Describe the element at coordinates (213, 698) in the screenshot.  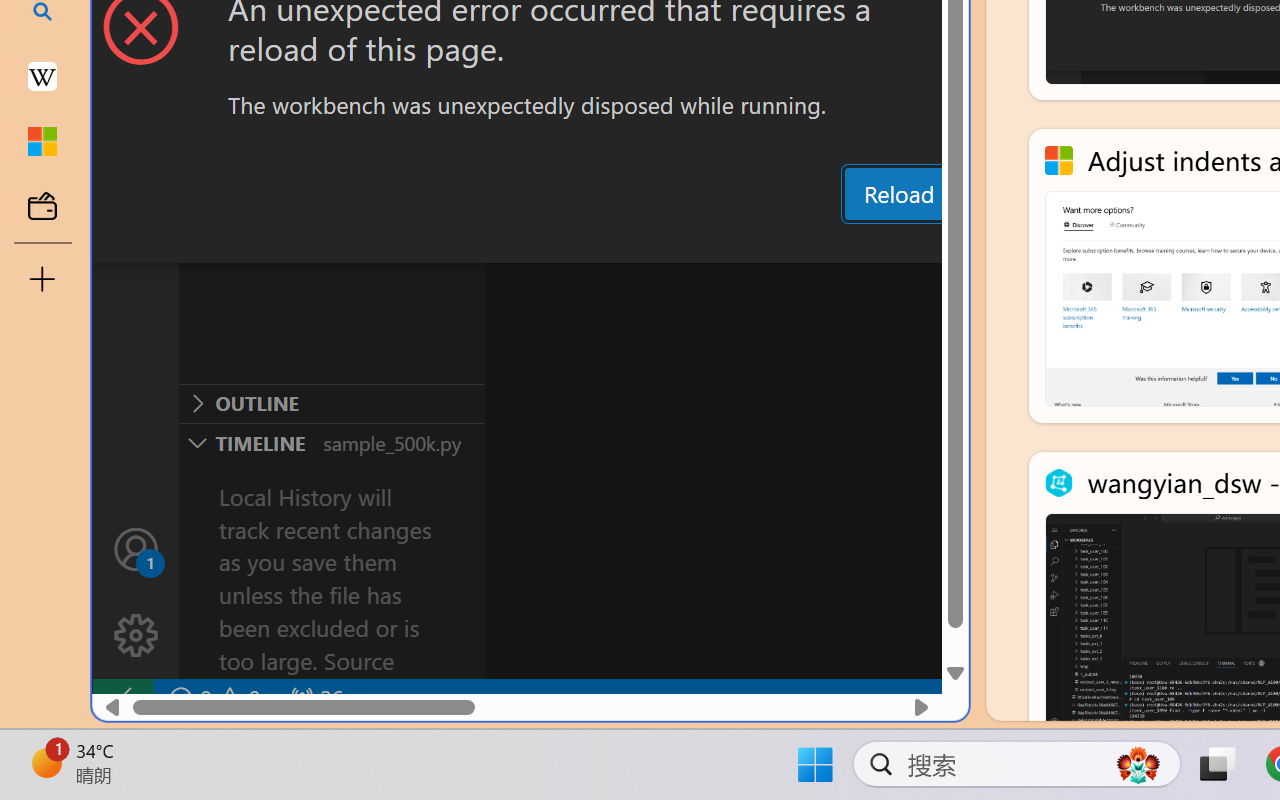
I see `'No Problems'` at that location.